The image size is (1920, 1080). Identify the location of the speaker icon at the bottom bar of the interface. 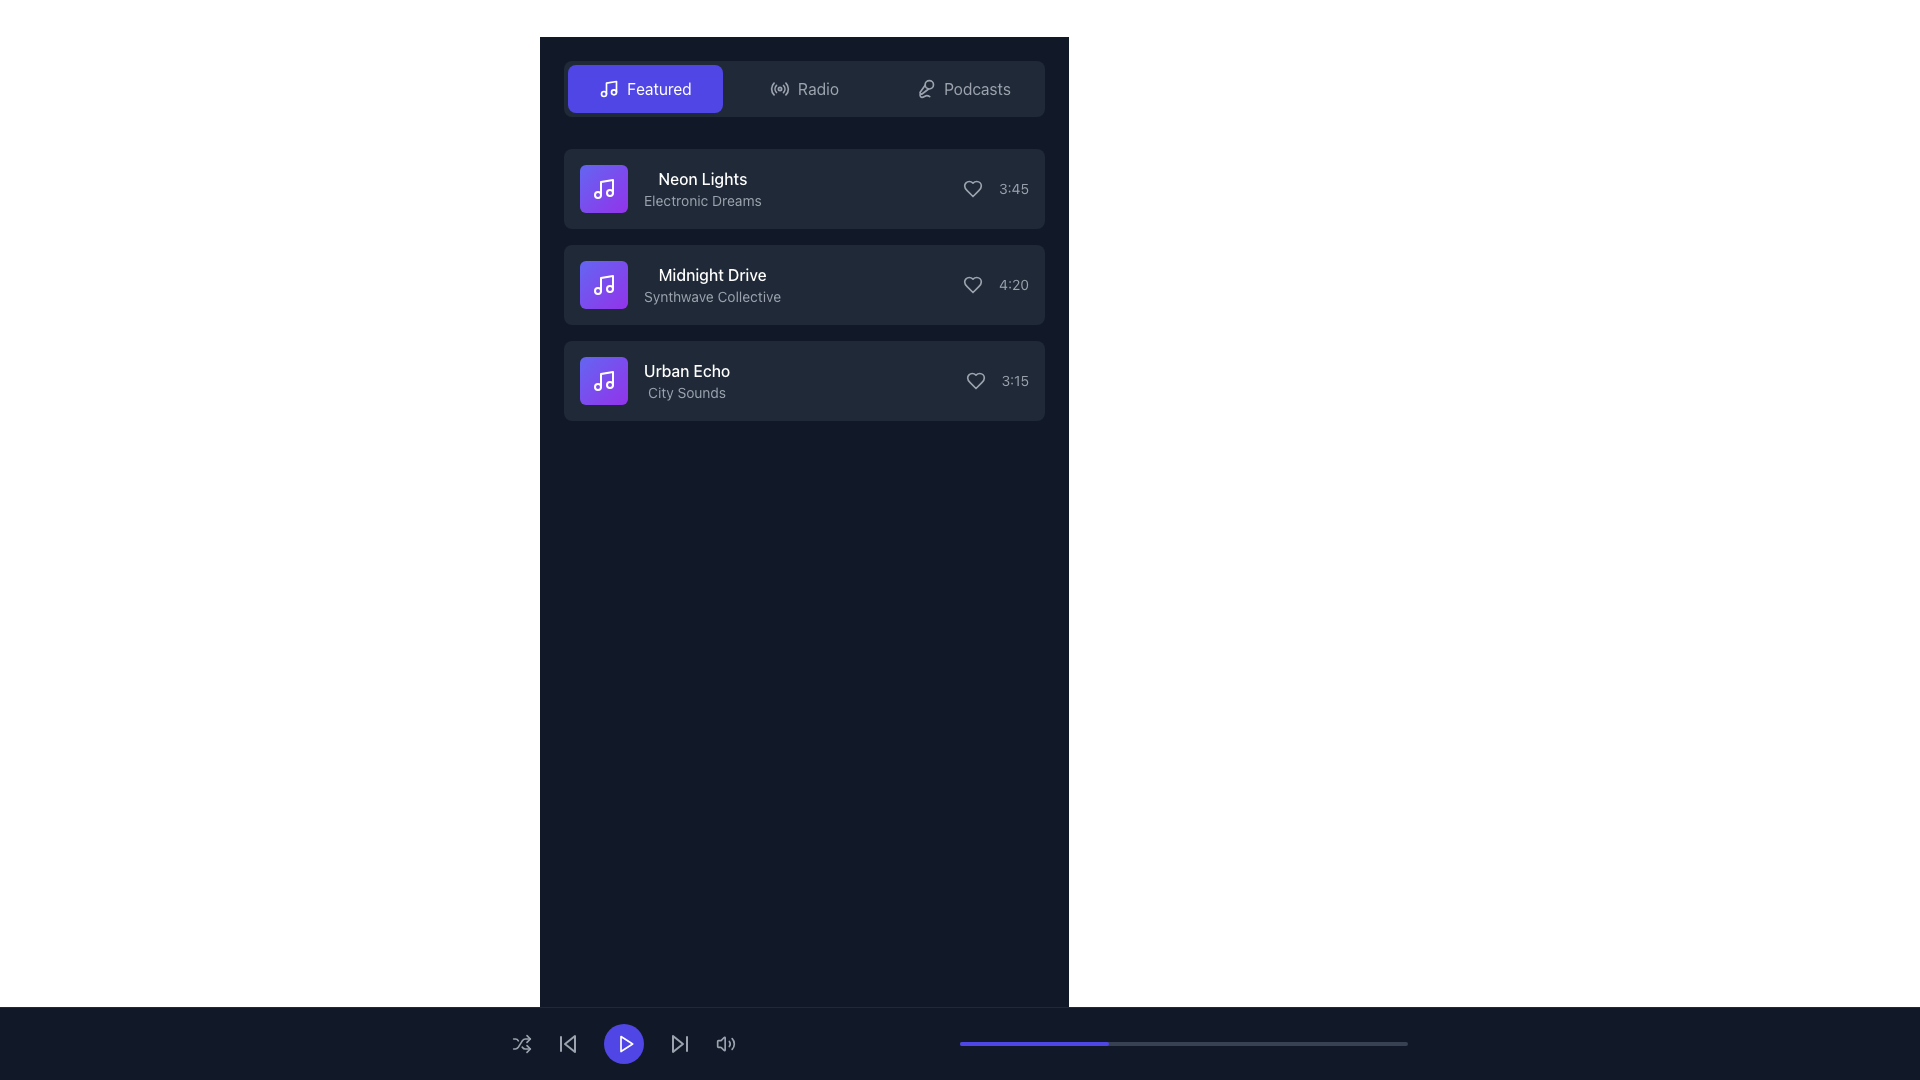
(720, 1043).